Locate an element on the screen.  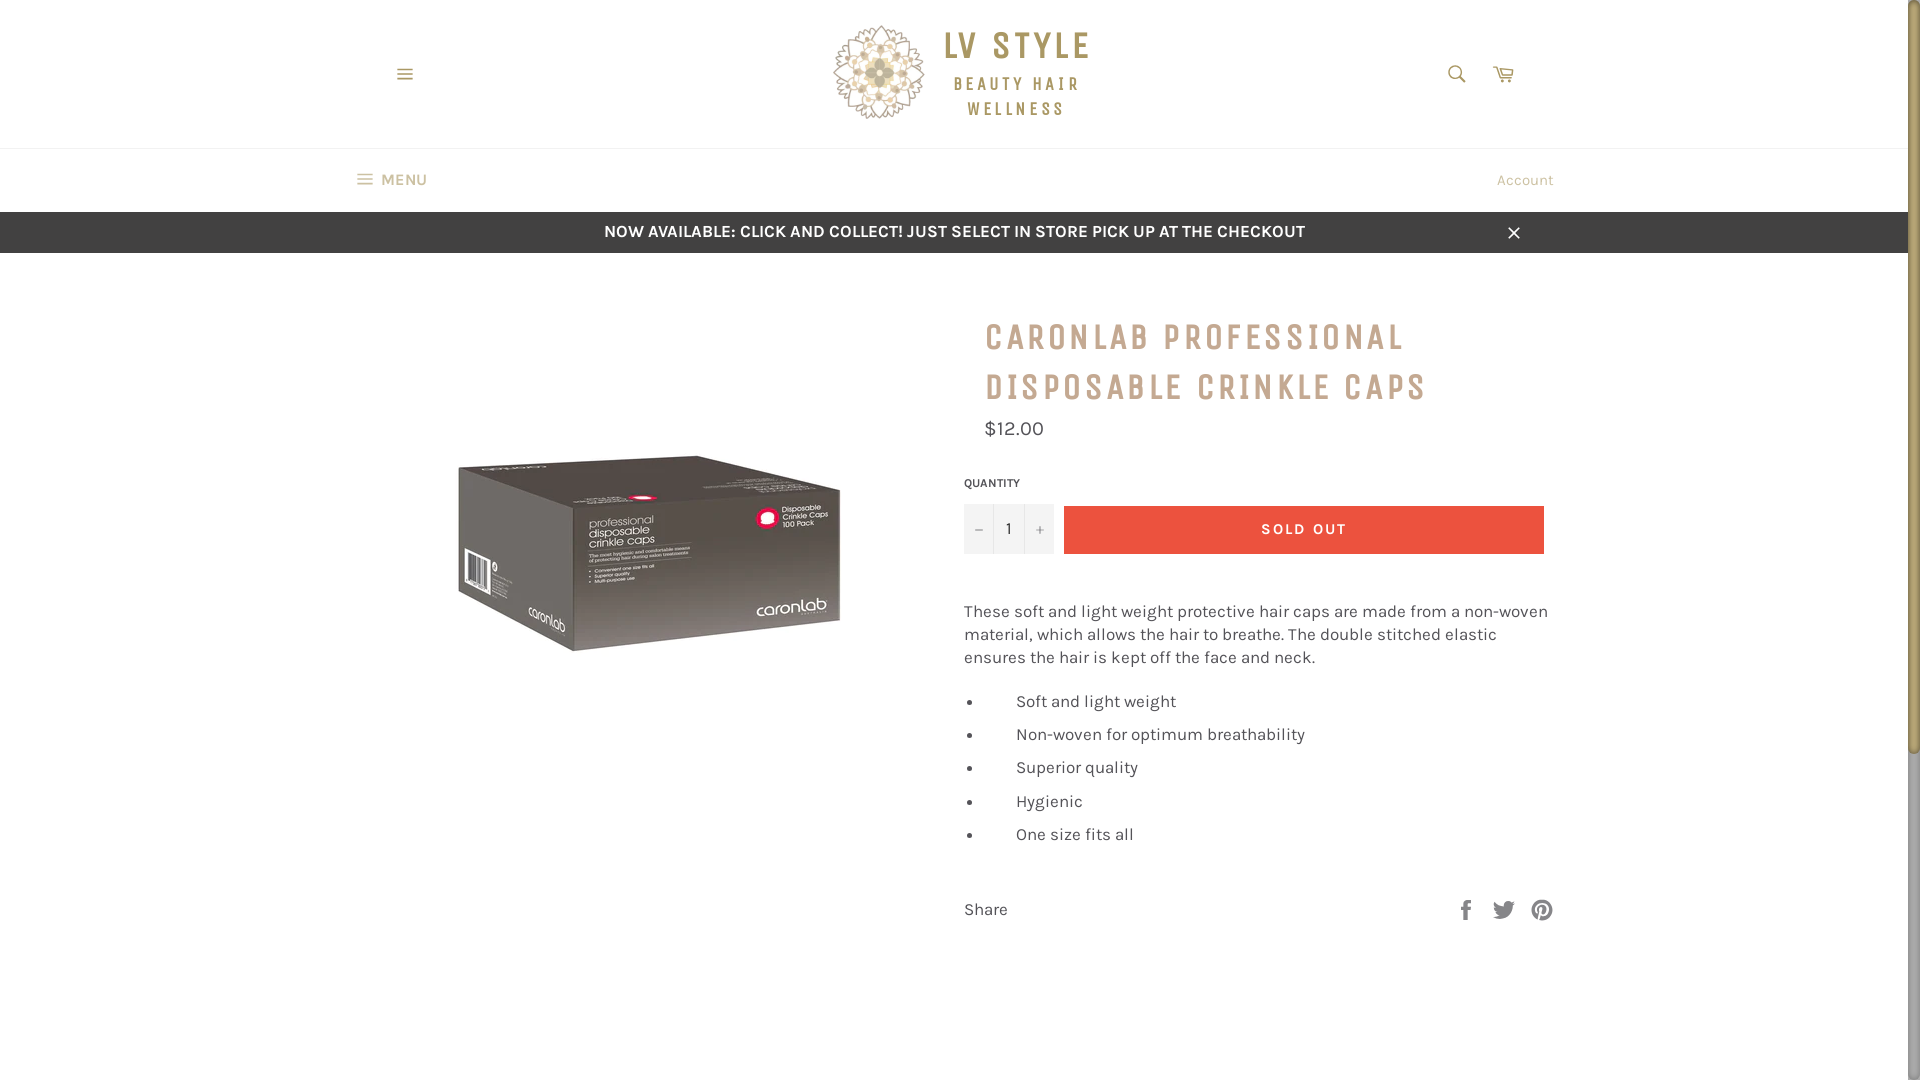
'Pin on Pinterest' is located at coordinates (1540, 909).